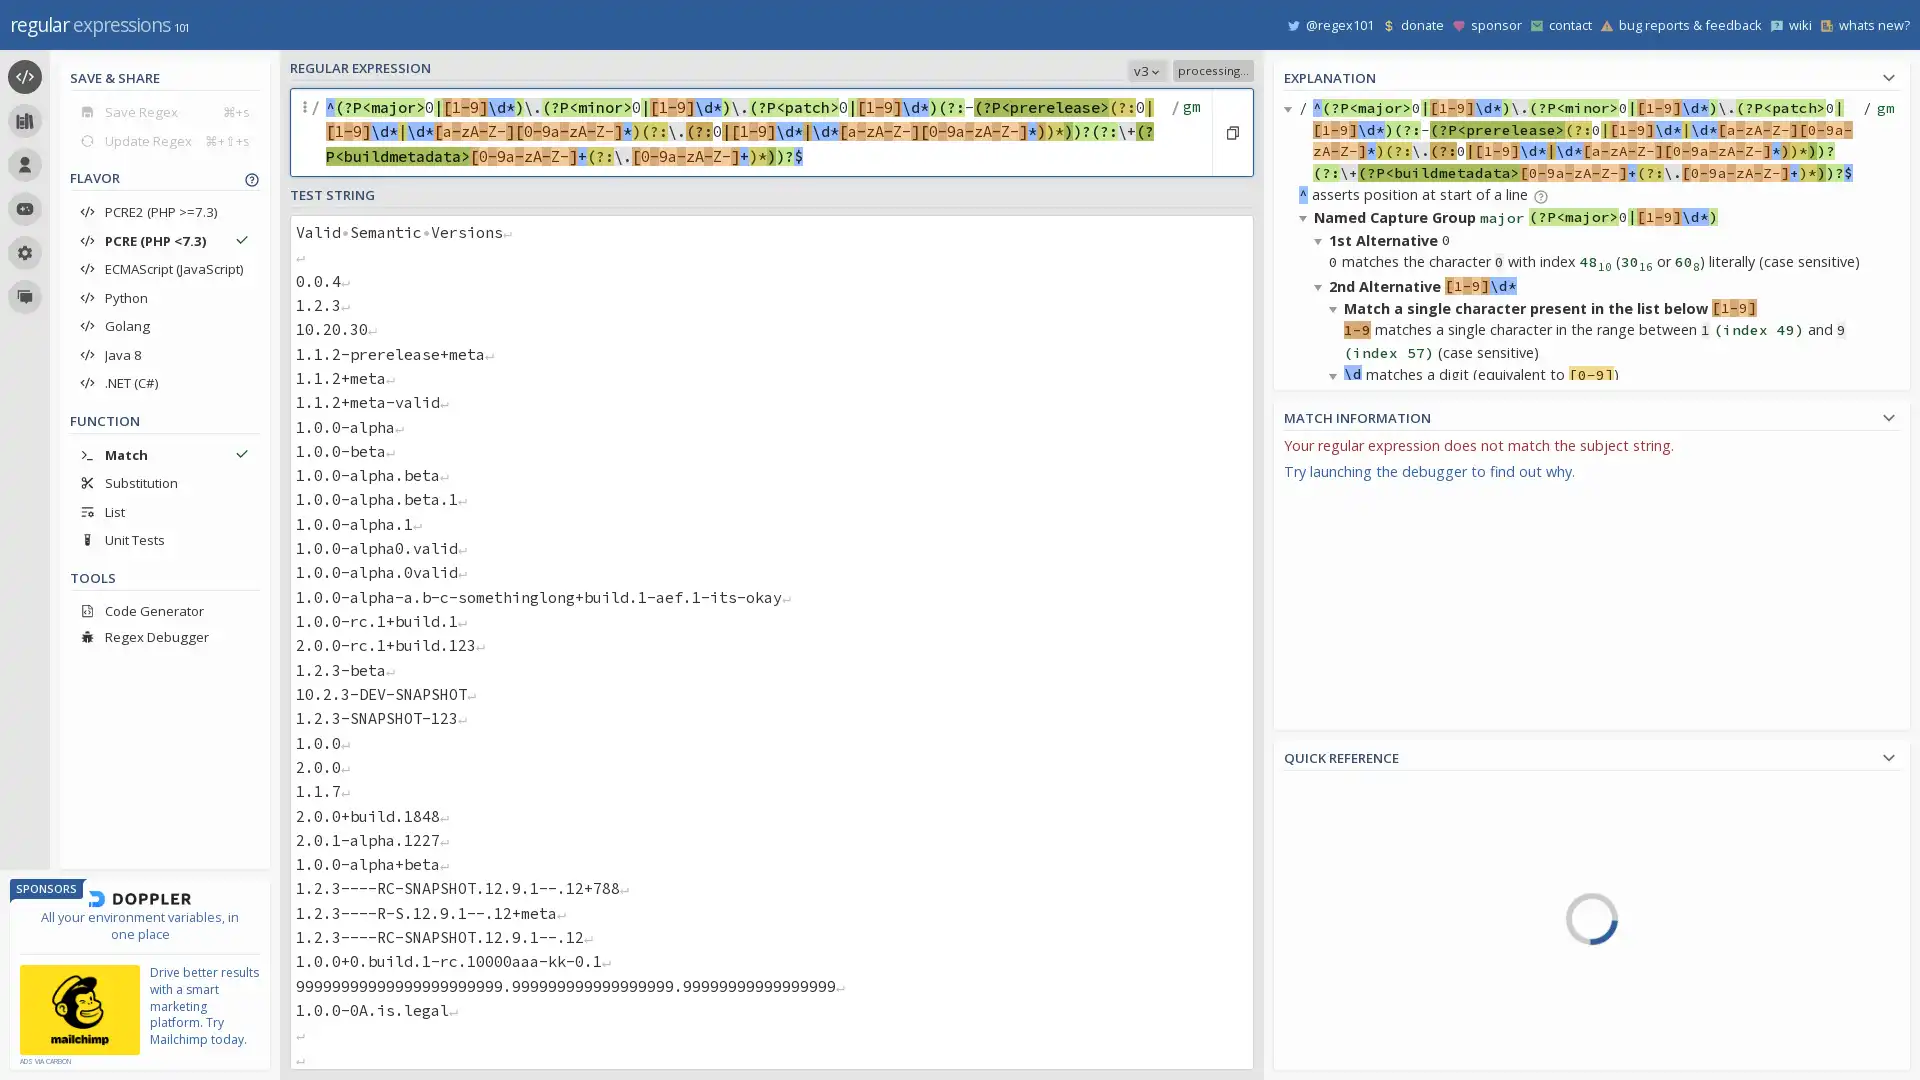 The width and height of the screenshot is (1920, 1080). Describe the element at coordinates (1691, 962) in the screenshot. I see `Alternate - match either a or b a|b` at that location.